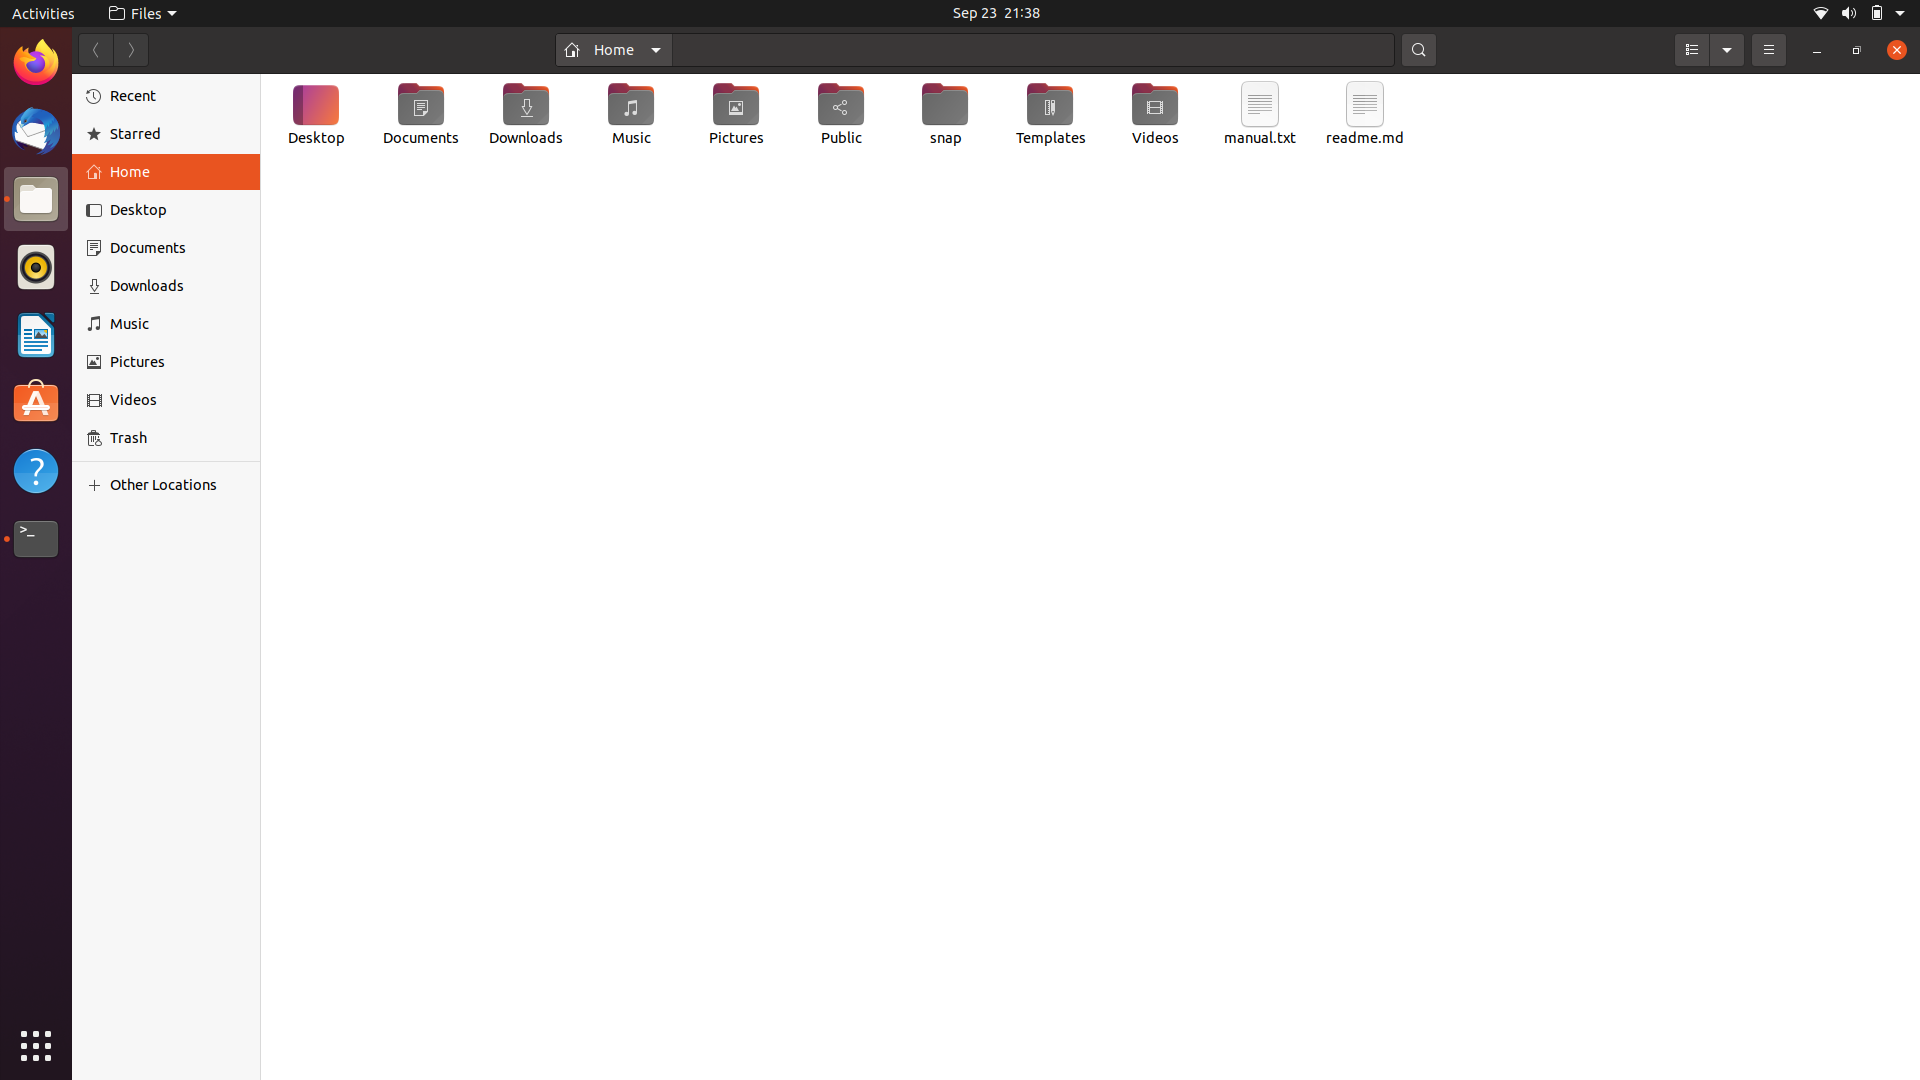  Describe the element at coordinates (629, 118) in the screenshot. I see `Update the name of the "Music" folder to "My Music"` at that location.